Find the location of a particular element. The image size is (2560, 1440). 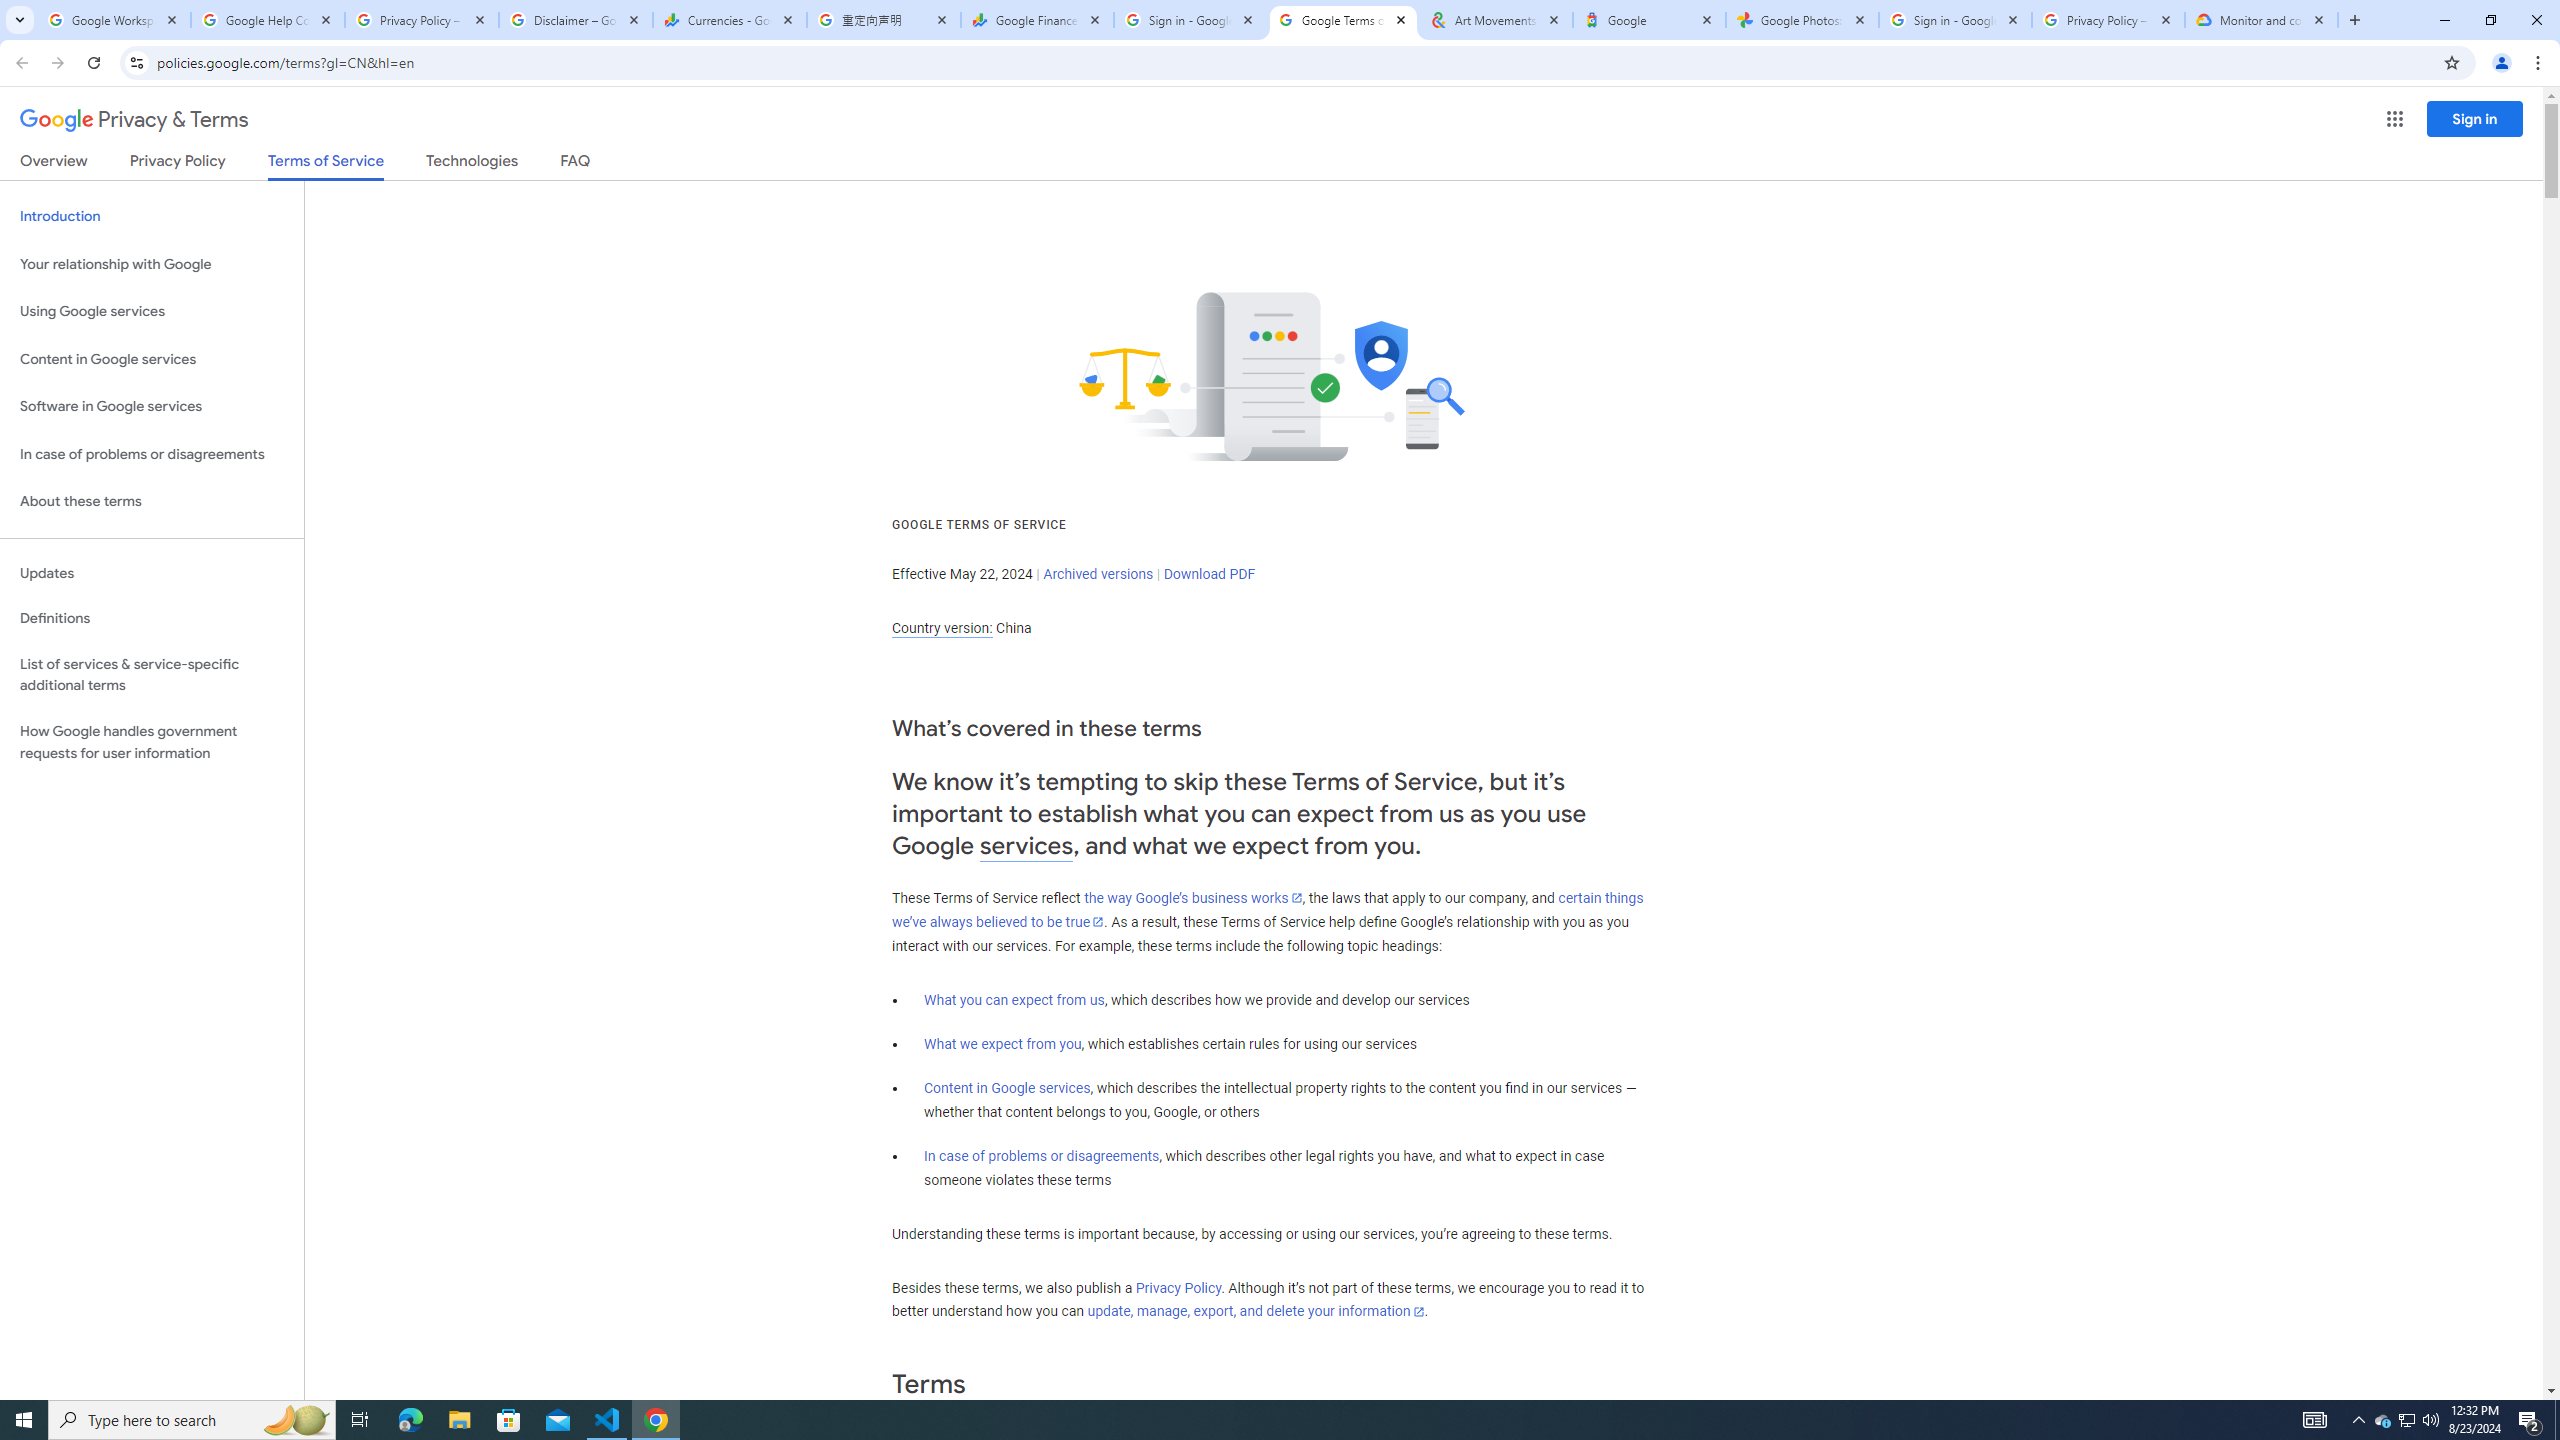

'Privacy & Terms' is located at coordinates (134, 119).